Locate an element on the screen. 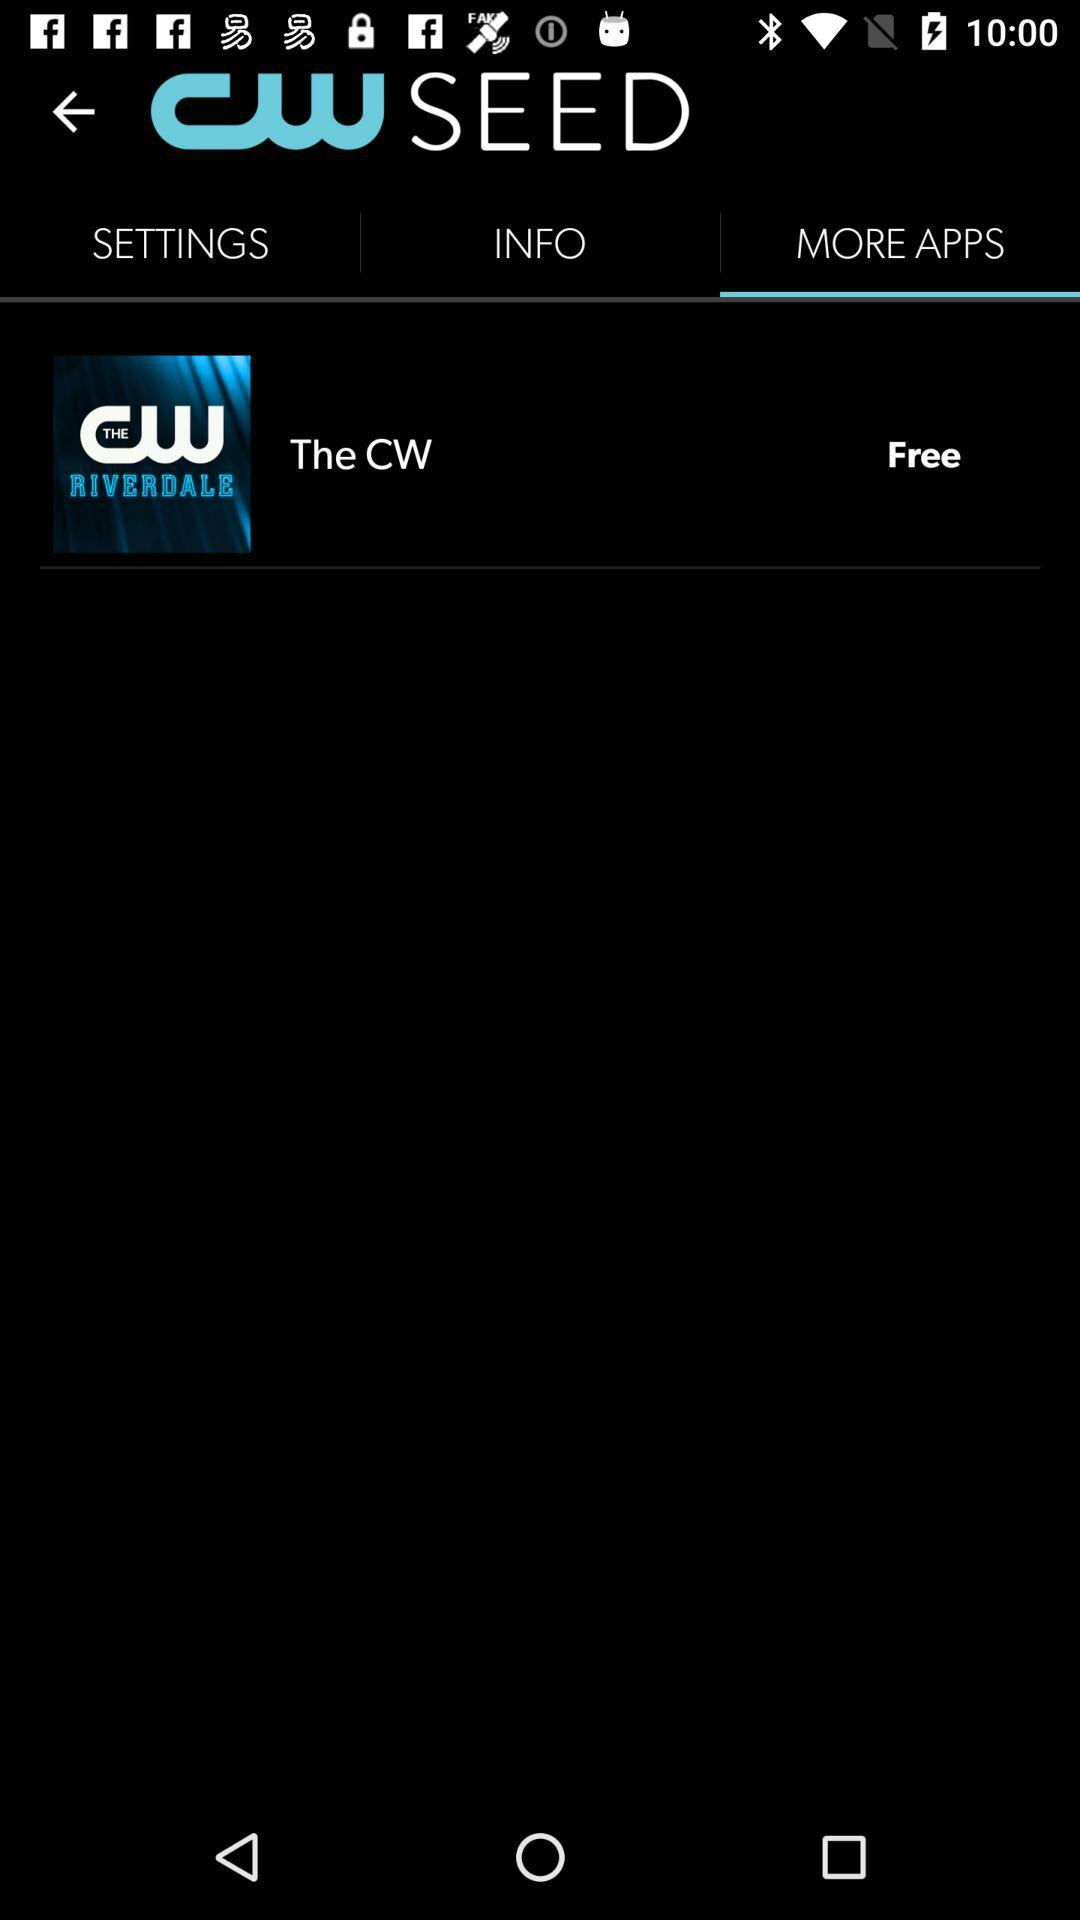  the icon to the right of the settings is located at coordinates (540, 242).